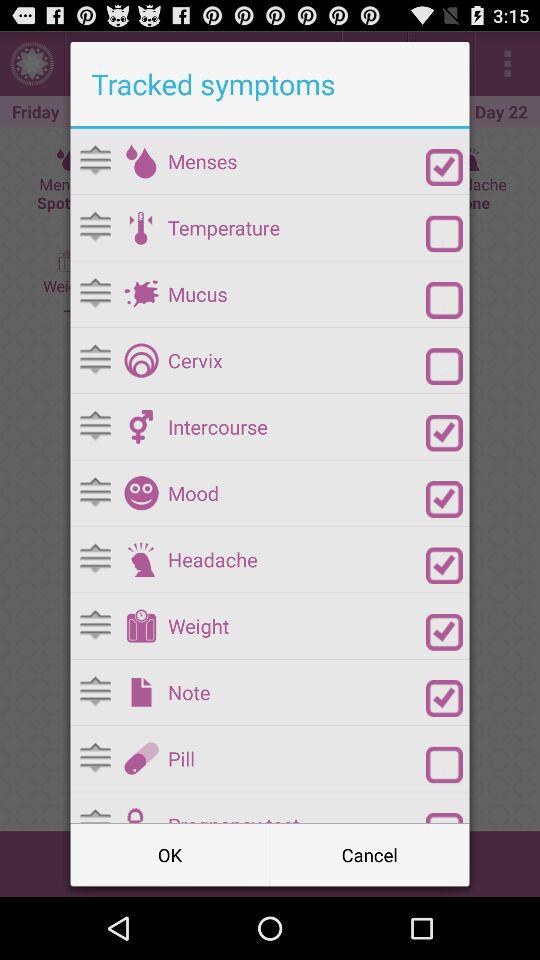 The width and height of the screenshot is (540, 960). What do you see at coordinates (444, 166) in the screenshot?
I see `selcet` at bounding box center [444, 166].